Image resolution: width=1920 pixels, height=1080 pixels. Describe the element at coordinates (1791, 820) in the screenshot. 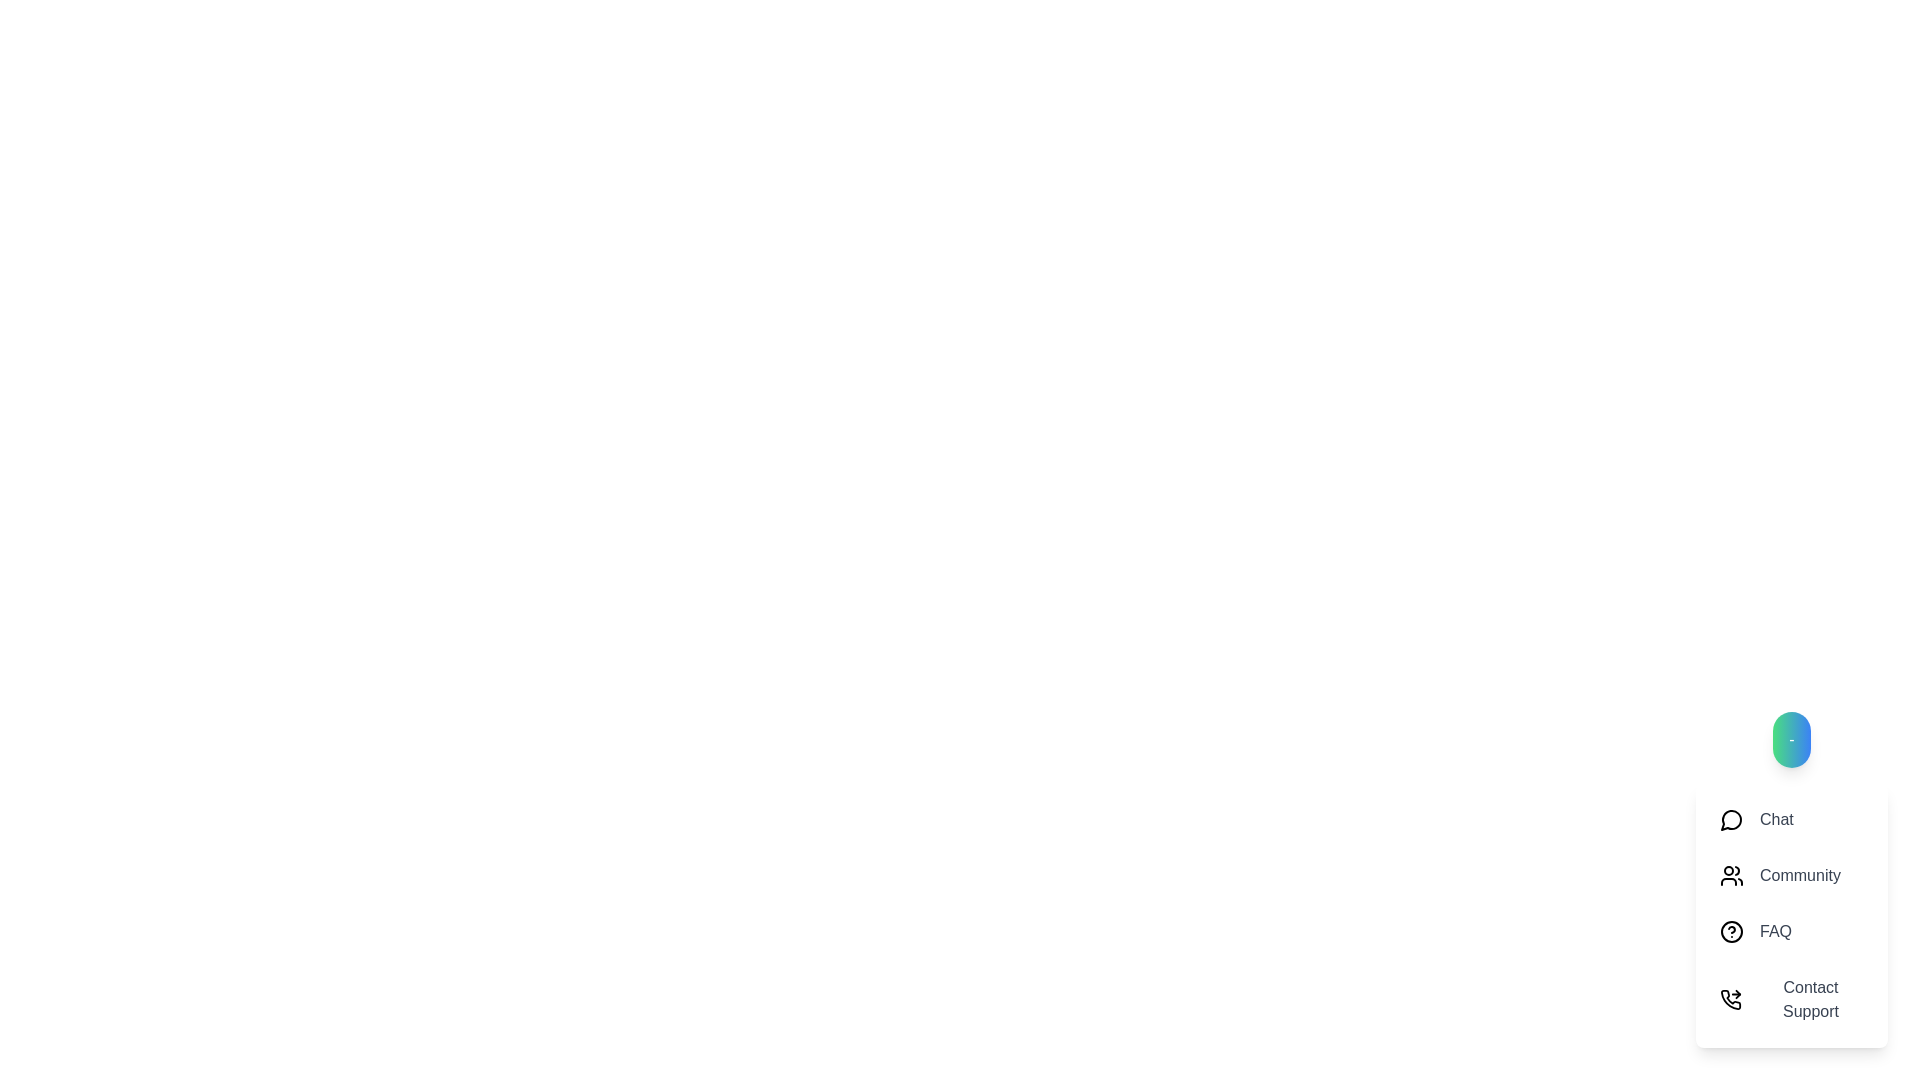

I see `the 'Chat' menu item, which features a speech bubble icon and is the first item in the menu list` at that location.